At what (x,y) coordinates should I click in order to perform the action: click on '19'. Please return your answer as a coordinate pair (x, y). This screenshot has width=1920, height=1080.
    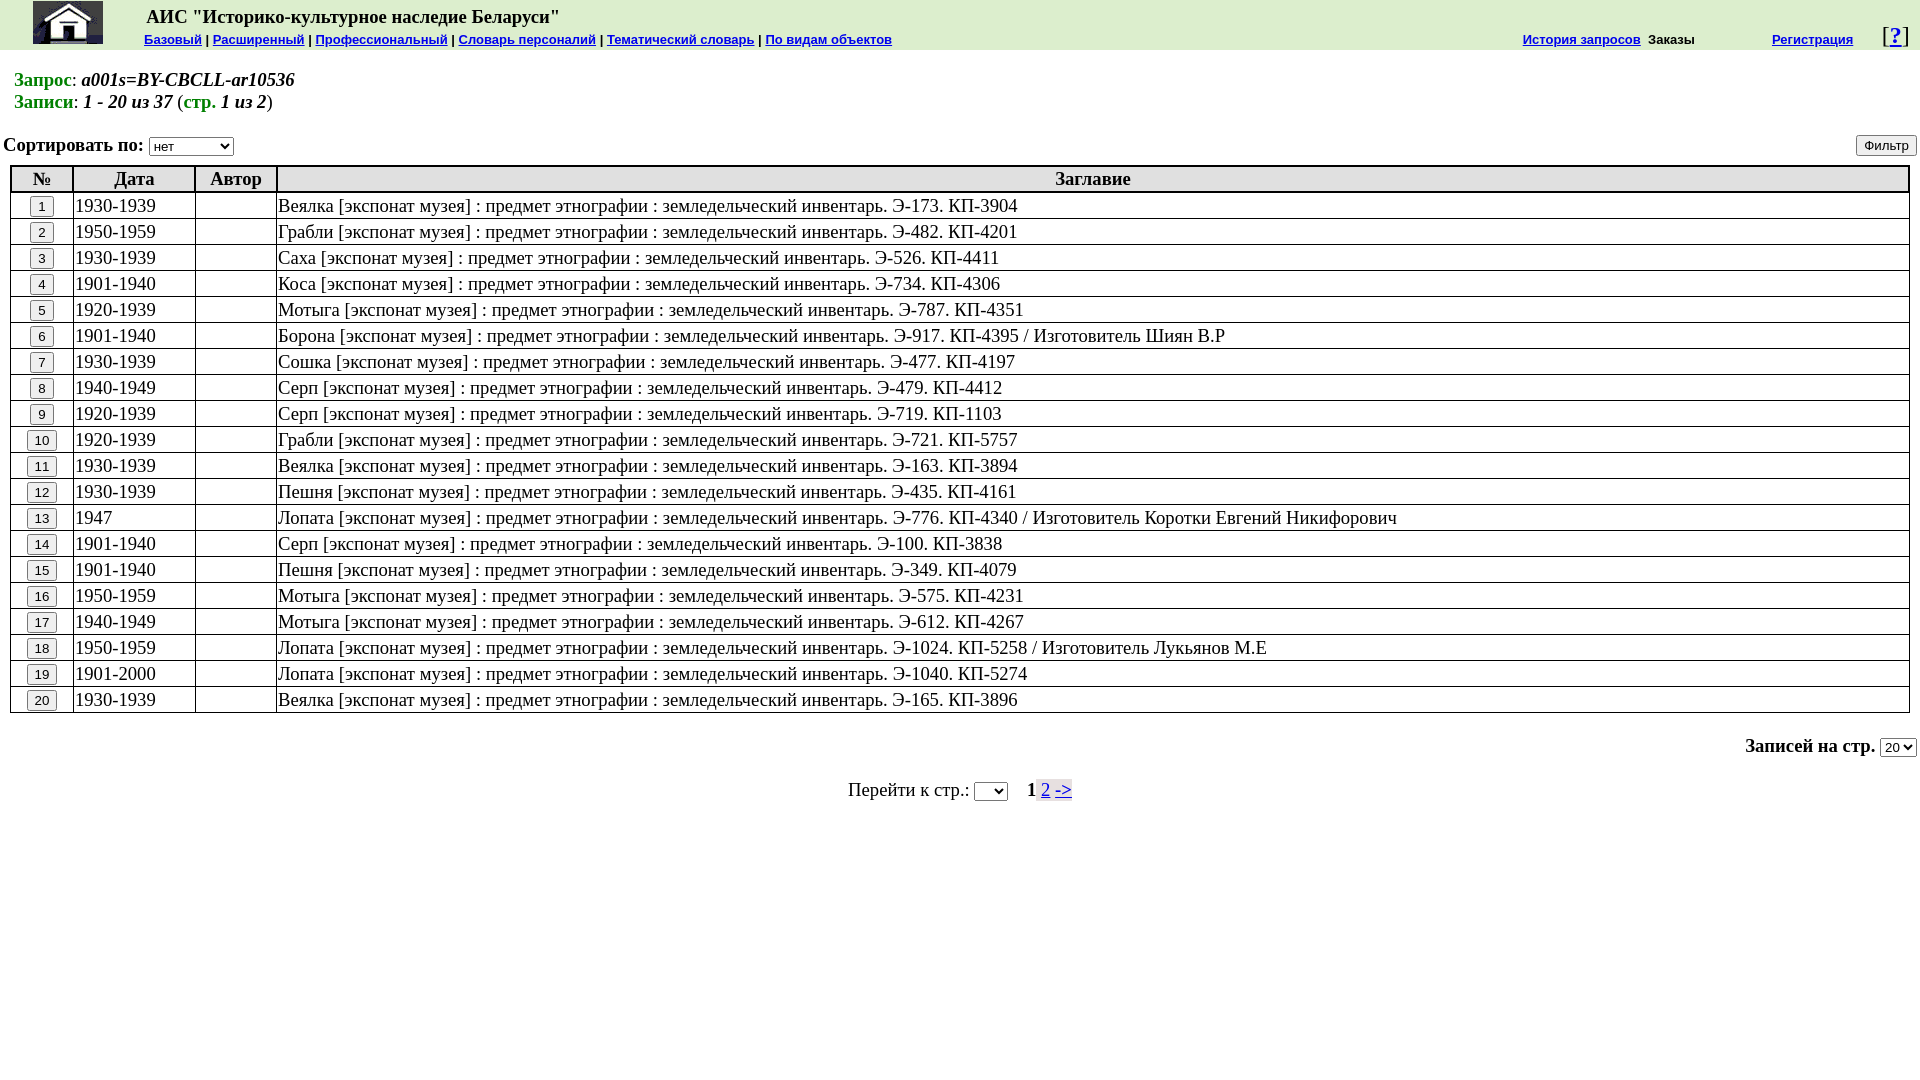
    Looking at the image, I should click on (42, 674).